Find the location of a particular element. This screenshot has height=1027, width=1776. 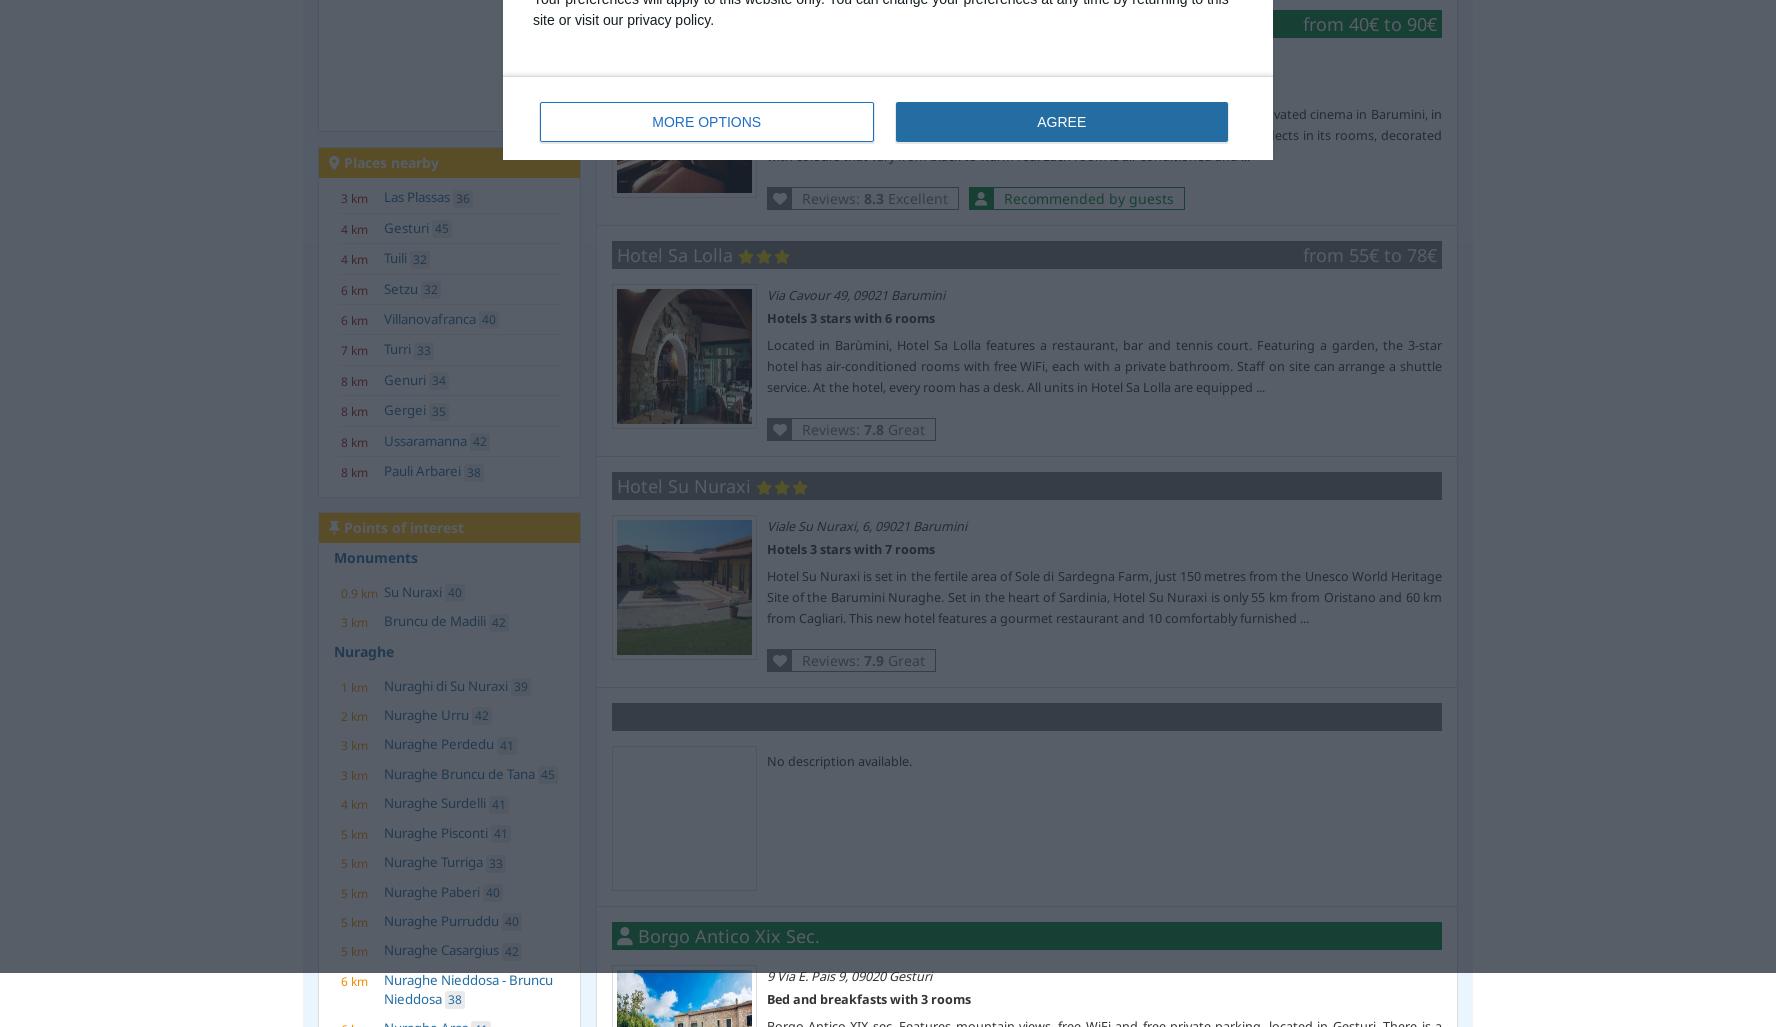

'Genuri' is located at coordinates (404, 378).